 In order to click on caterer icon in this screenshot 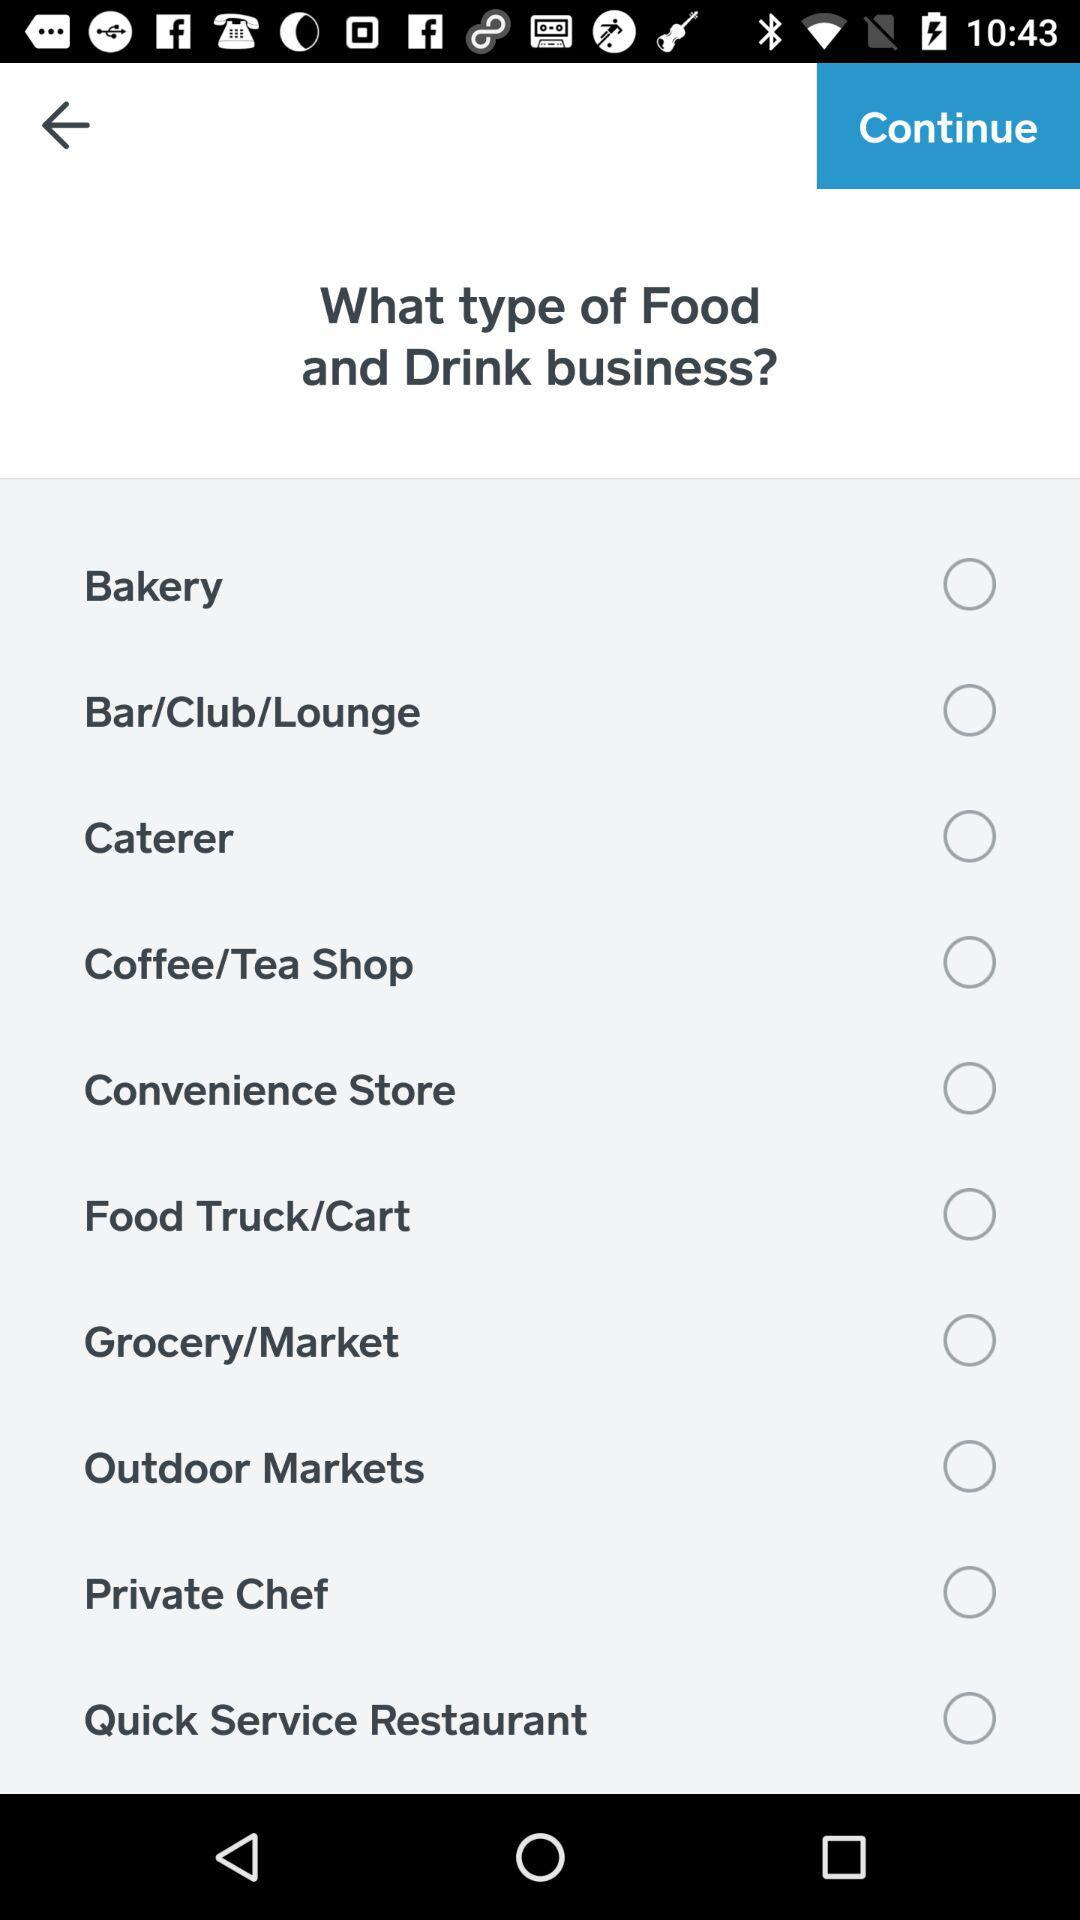, I will do `click(540, 836)`.